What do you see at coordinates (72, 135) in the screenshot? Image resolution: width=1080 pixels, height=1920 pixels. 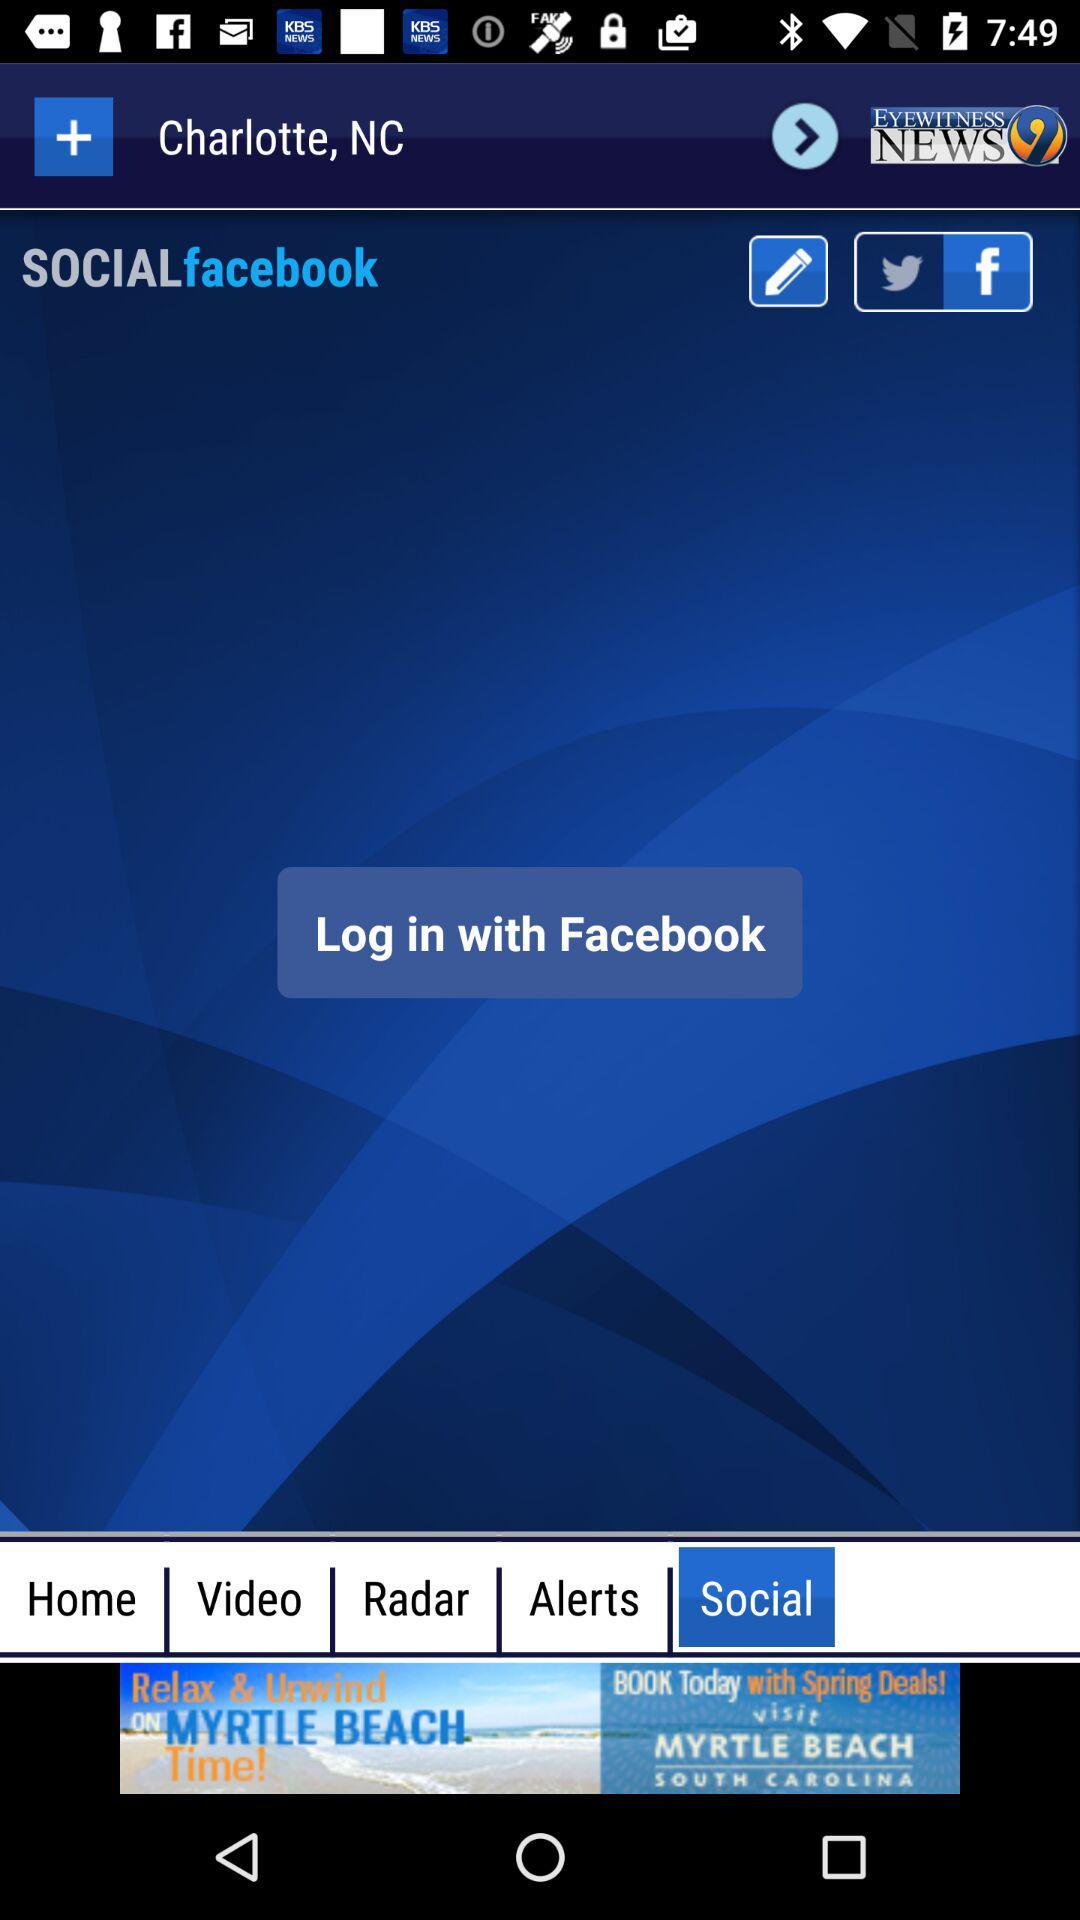 I see `the add icon` at bounding box center [72, 135].